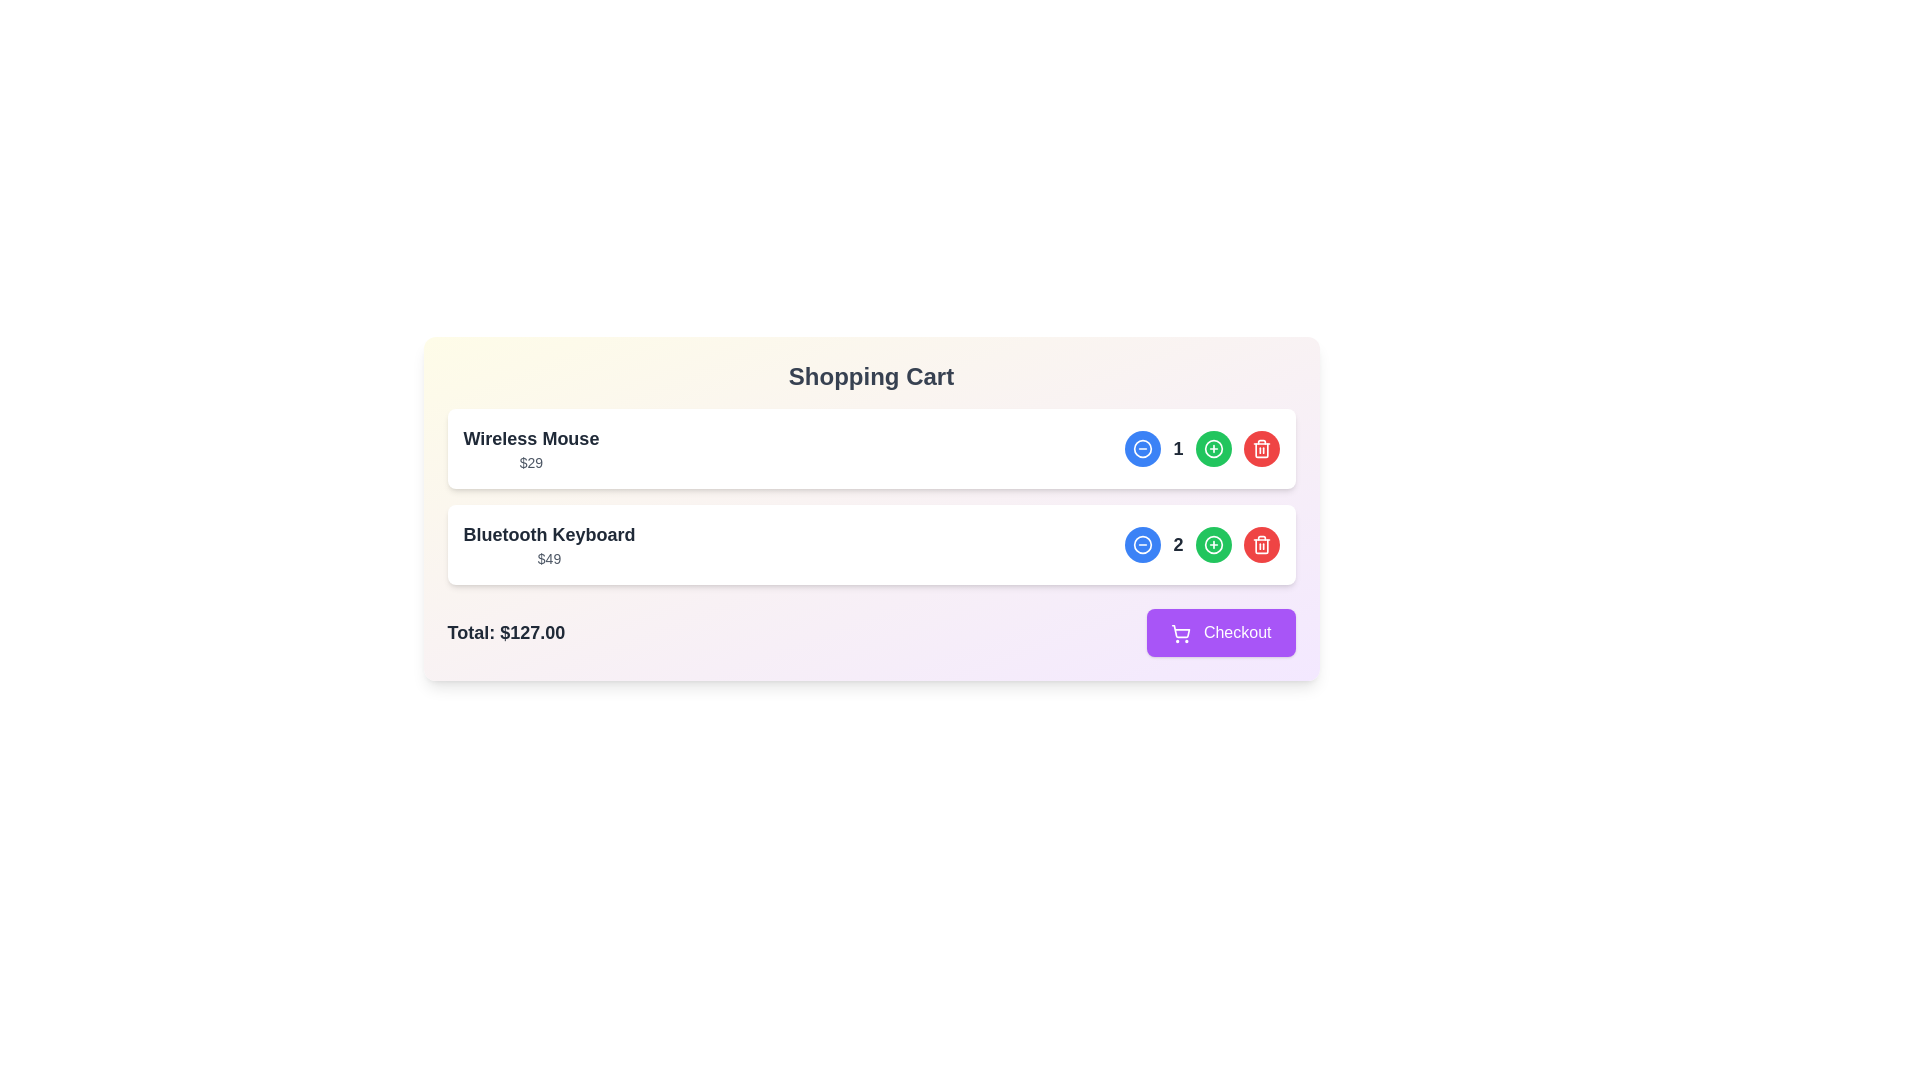  Describe the element at coordinates (1178, 544) in the screenshot. I see `the bold gray numeric text '2' displayed` at that location.